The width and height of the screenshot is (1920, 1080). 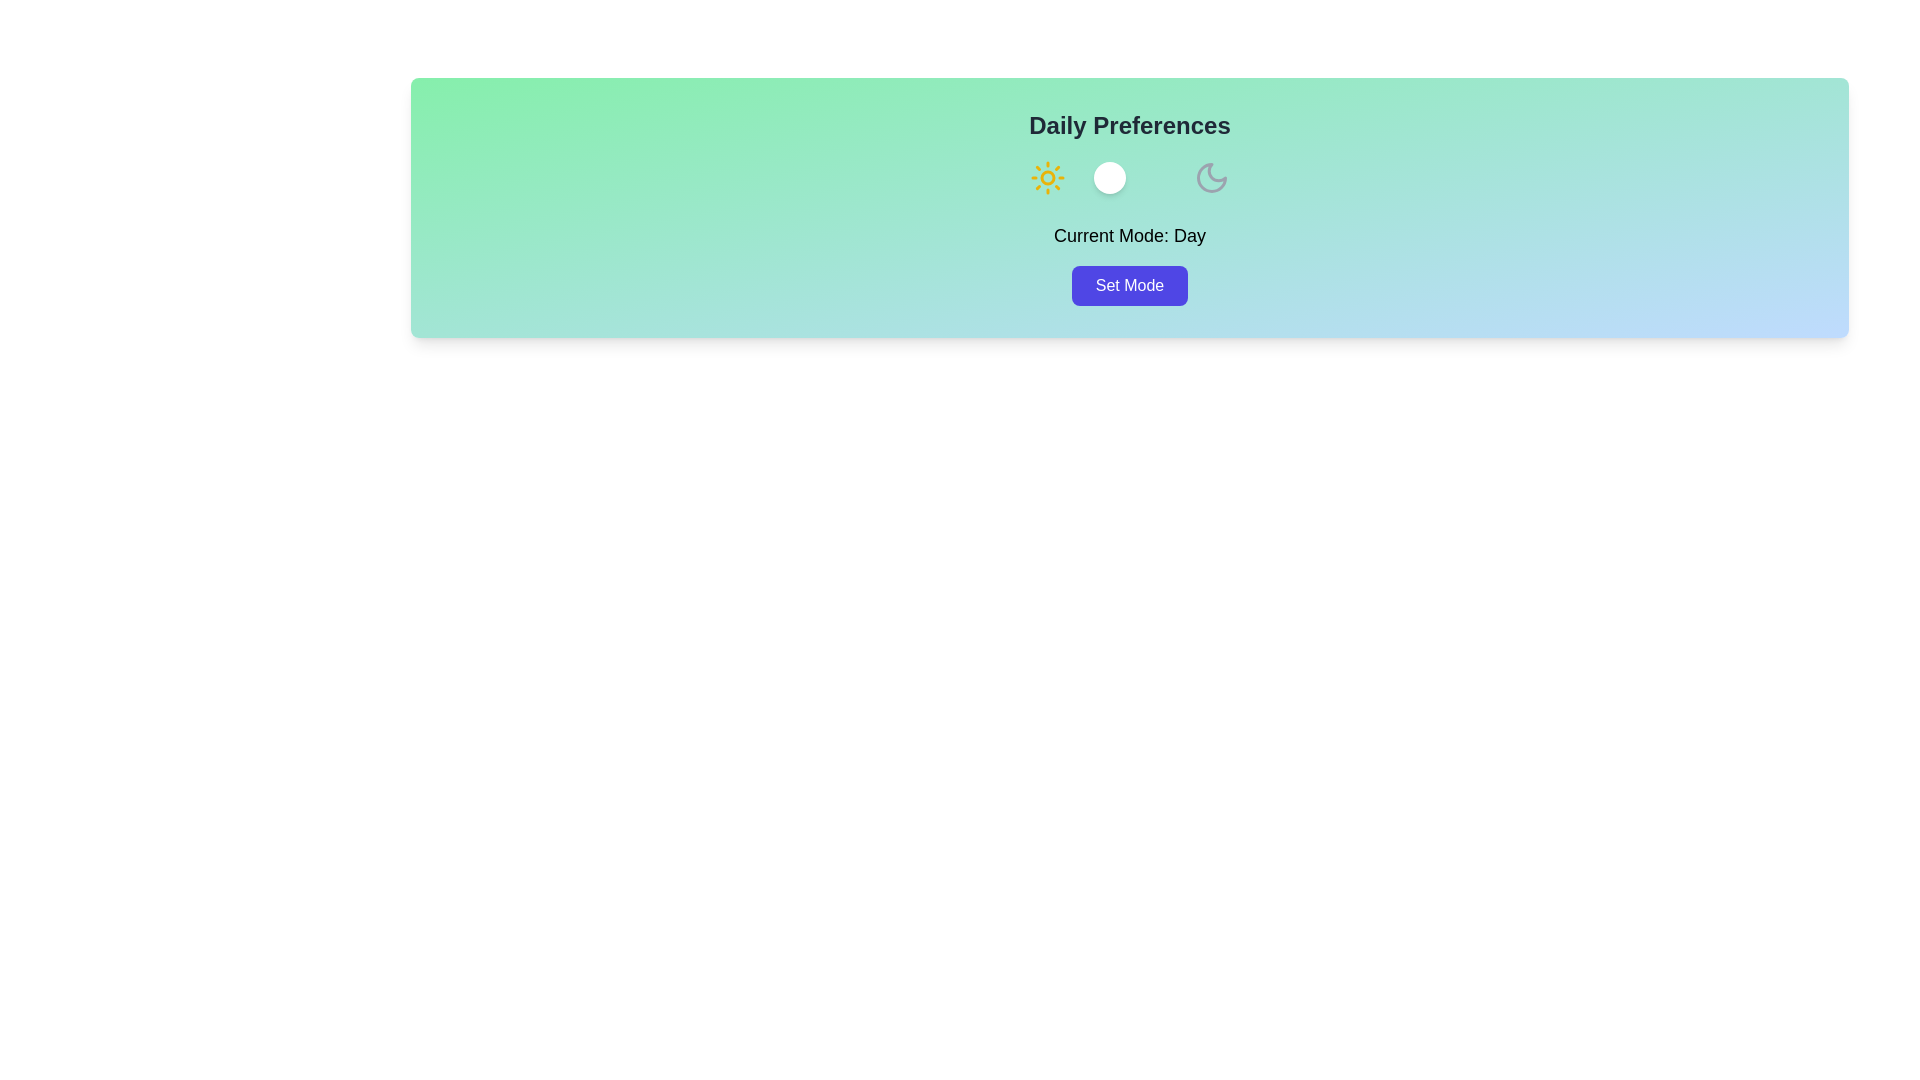 I want to click on the 'Set Mode' button to trigger the mode setting action, so click(x=1129, y=285).